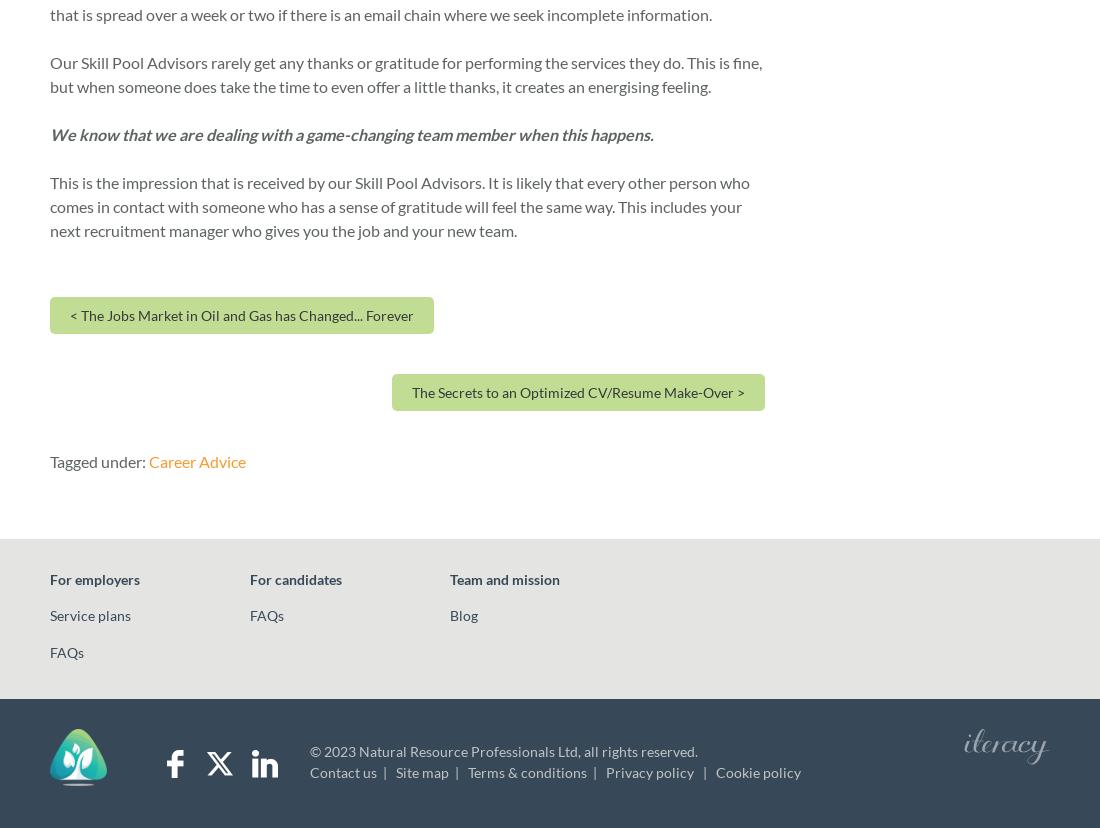  I want to click on 'For employers', so click(95, 578).